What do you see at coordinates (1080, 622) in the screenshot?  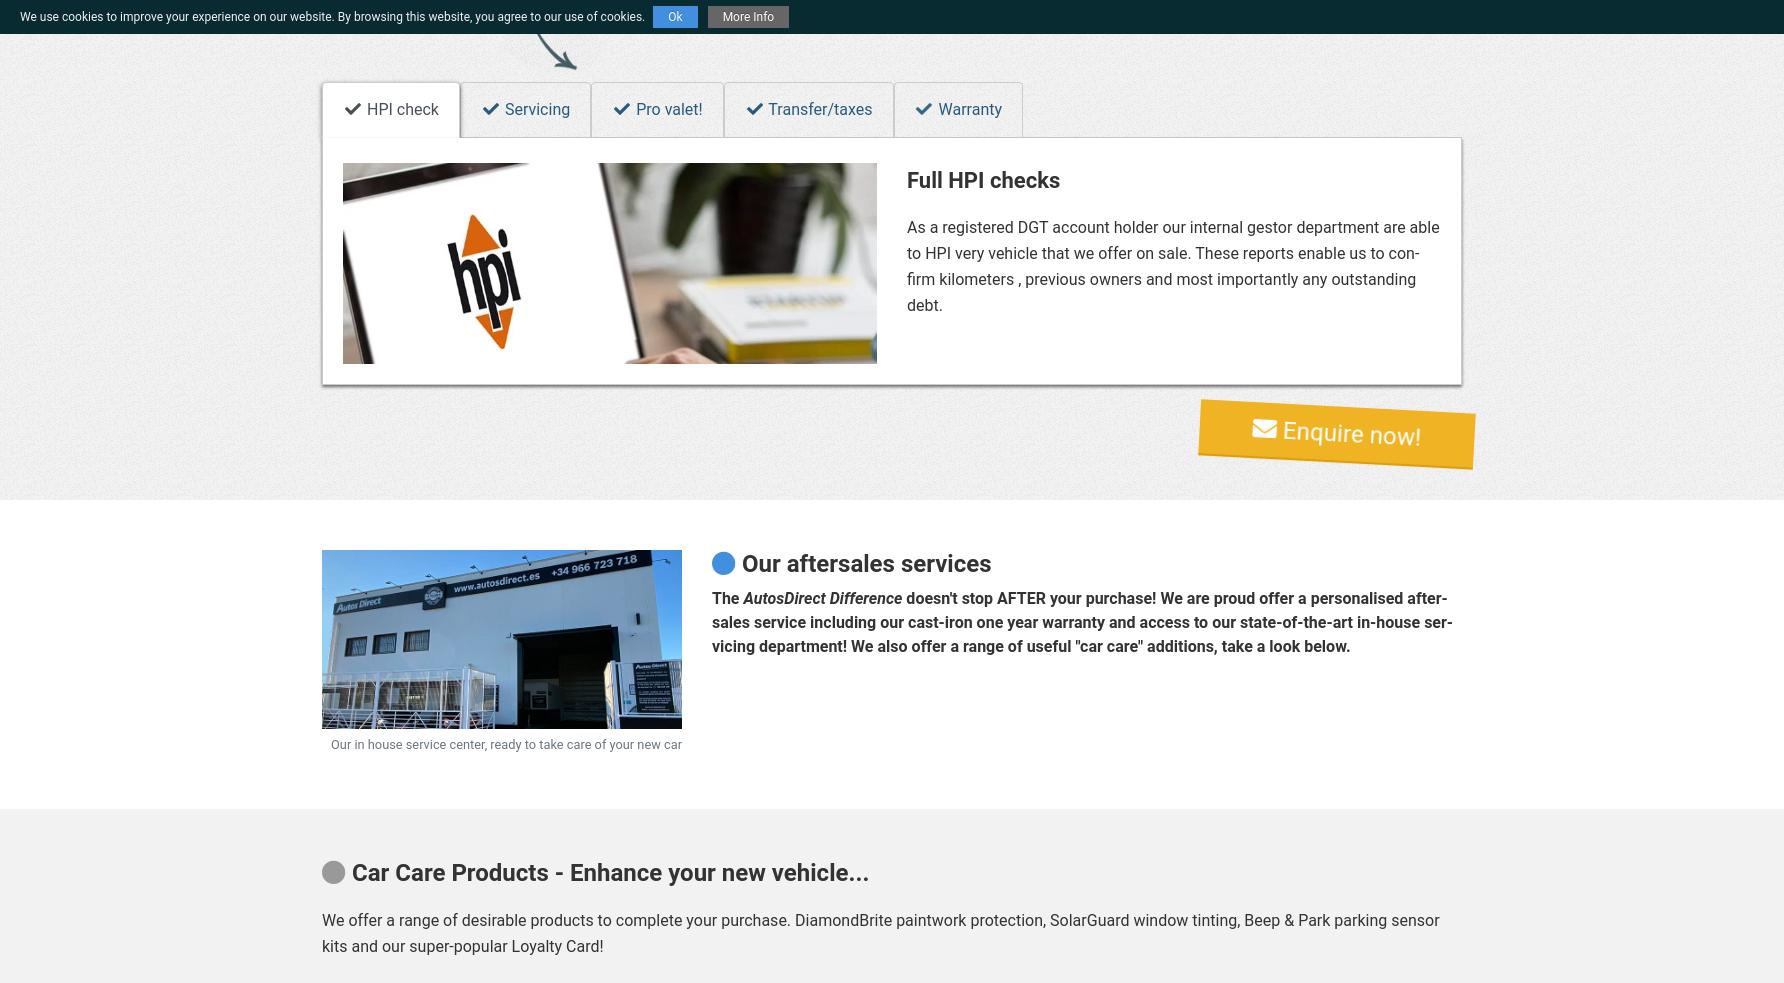 I see `'does­n't stop AFTER your pur­chase! We are proud of­fer a per­son­al­ised af­ter­sales ser­vice in­clud­ing our cast-iron one year war­ranty and ac­cess to our state-of-the-art in-house ser­vi­cing de­part­ment! We also of­fer a range of use­ful "car care" ad­di­tions, take a look be­low.'` at bounding box center [1080, 622].